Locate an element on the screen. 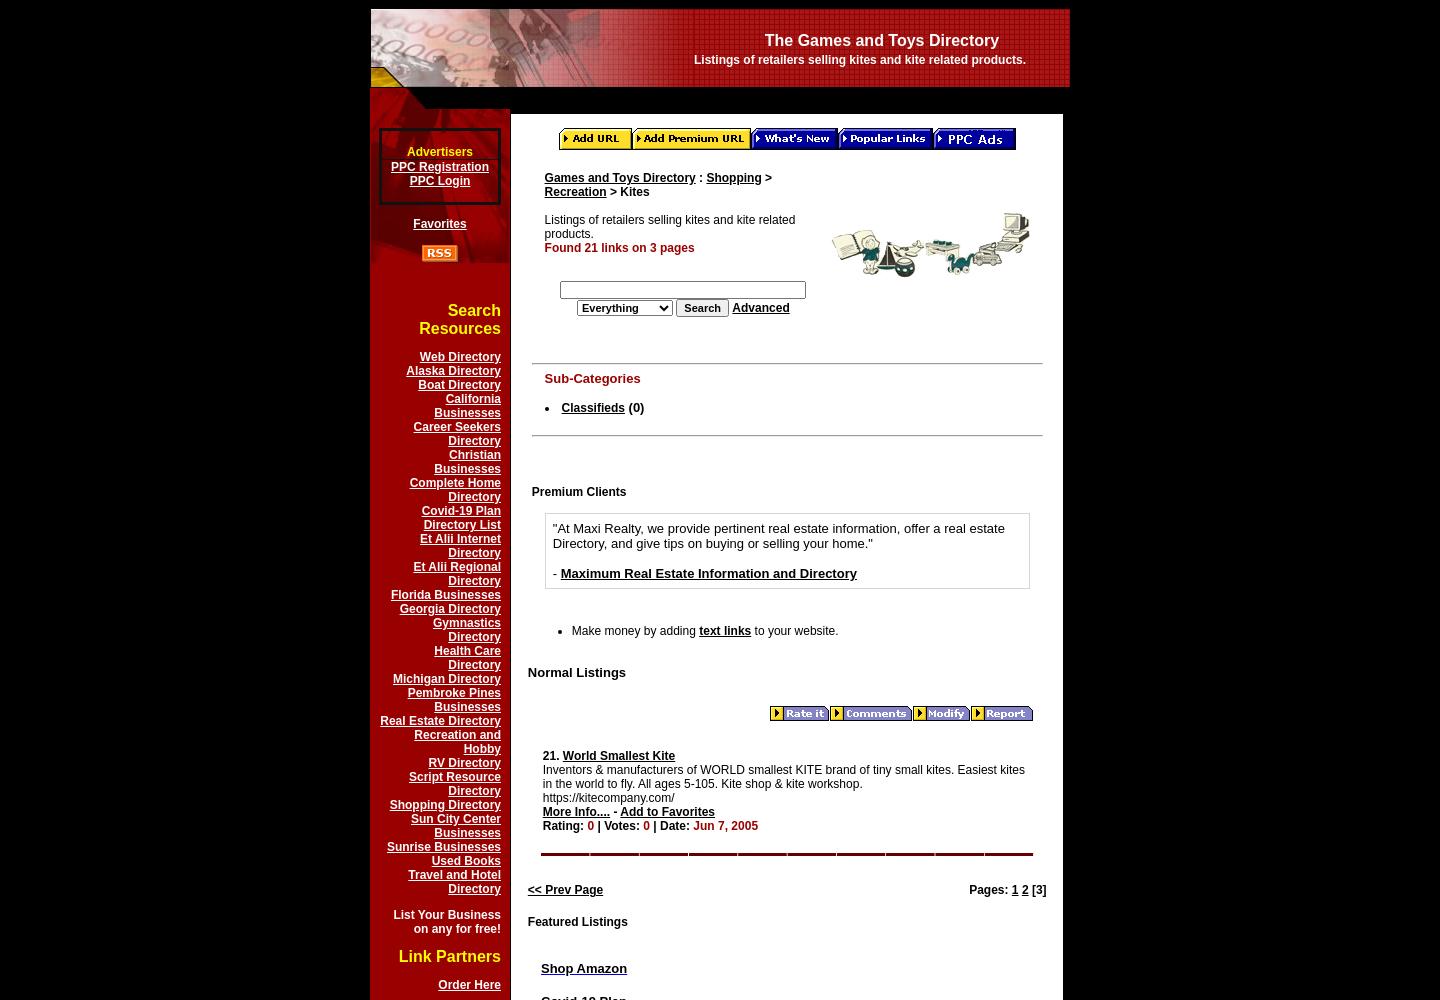 The width and height of the screenshot is (1440, 1000). 'https://kitecompany.com/' is located at coordinates (542, 798).